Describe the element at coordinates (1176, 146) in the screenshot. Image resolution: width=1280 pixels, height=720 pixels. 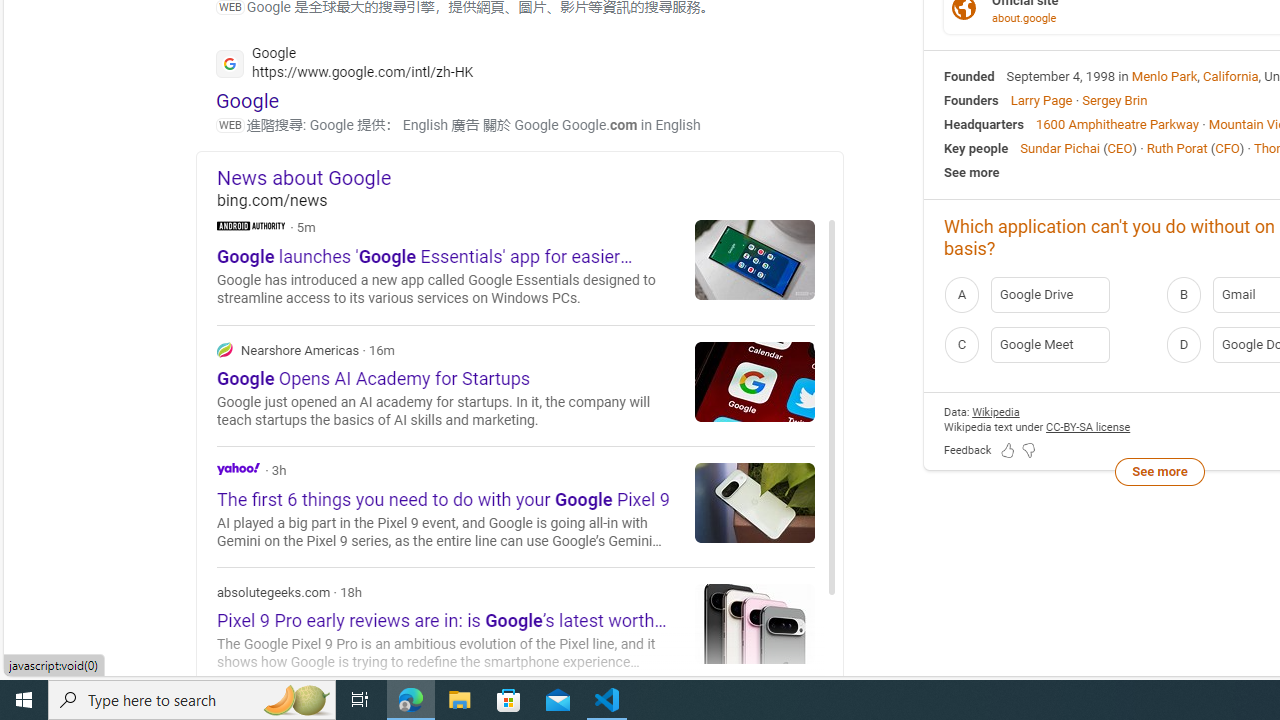
I see `'Ruth Porat'` at that location.